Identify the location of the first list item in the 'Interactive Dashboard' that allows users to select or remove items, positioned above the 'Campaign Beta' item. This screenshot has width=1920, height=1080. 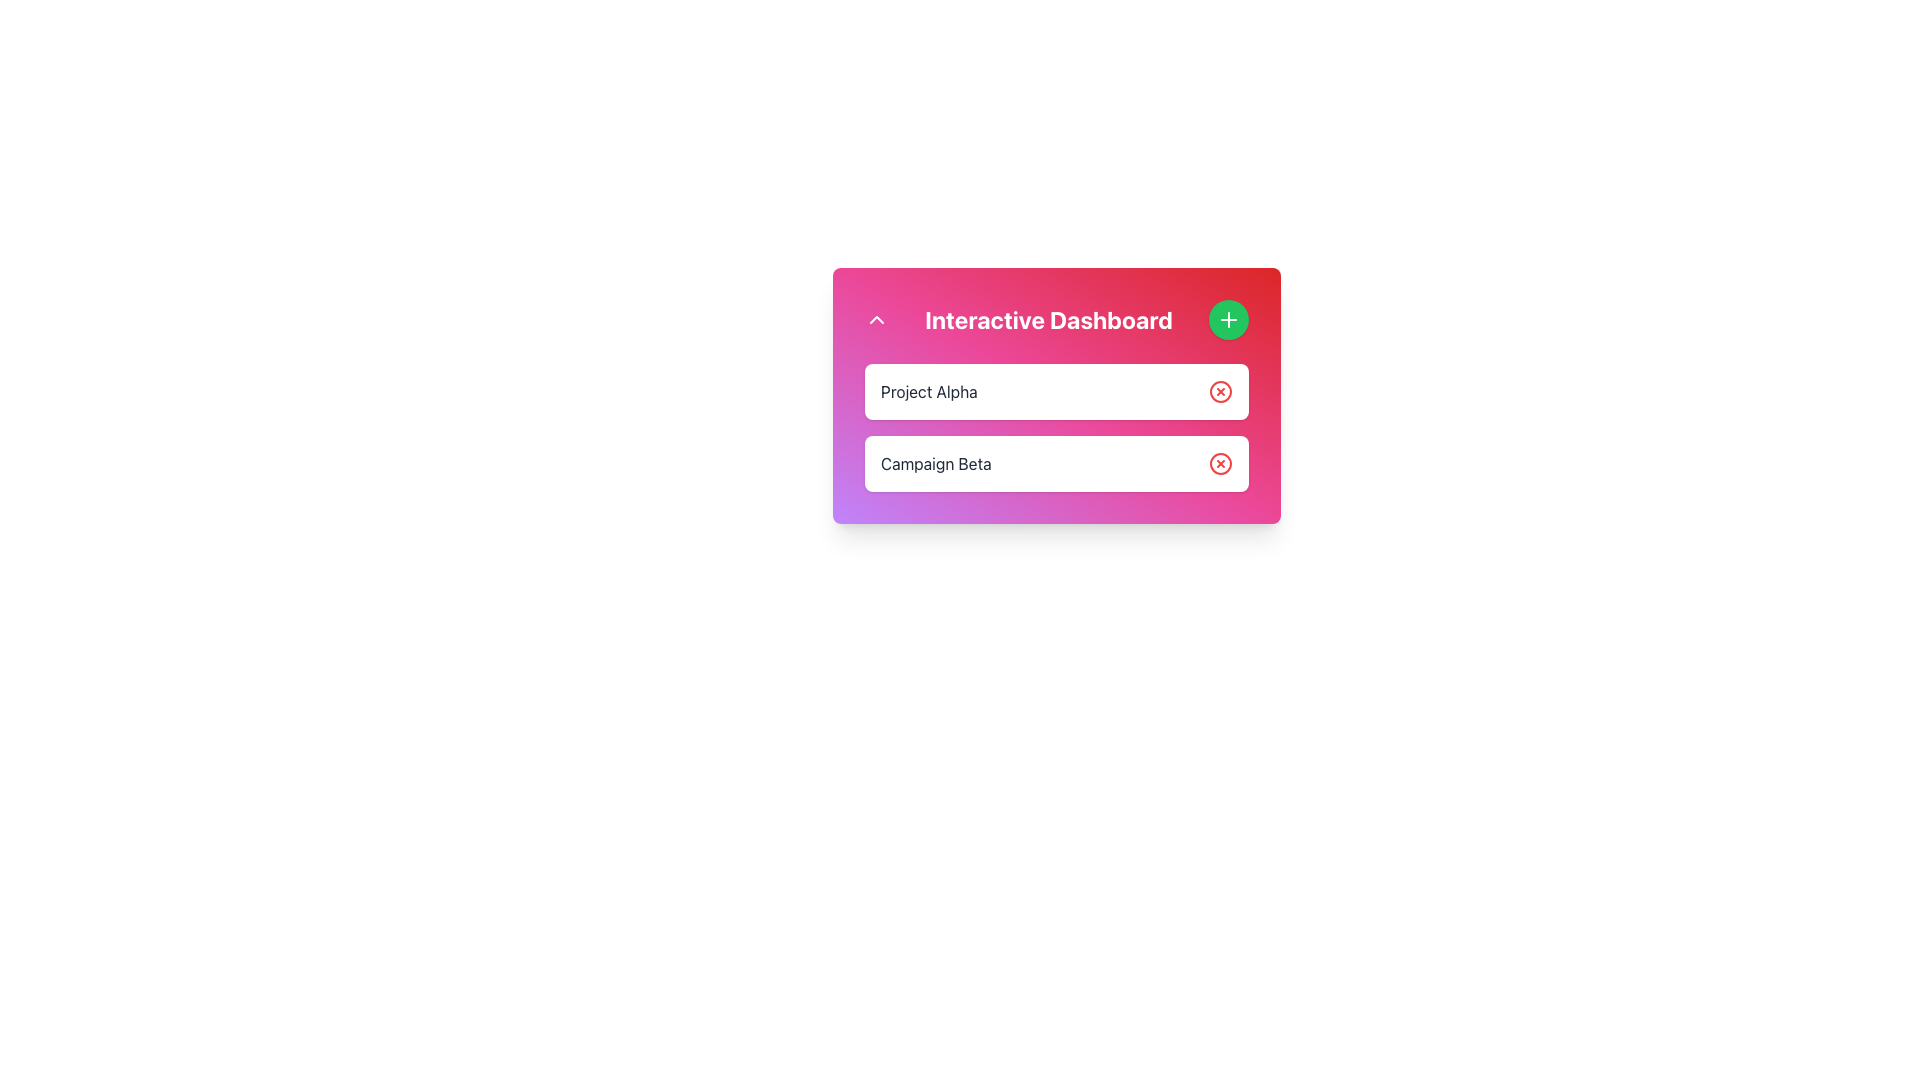
(1055, 392).